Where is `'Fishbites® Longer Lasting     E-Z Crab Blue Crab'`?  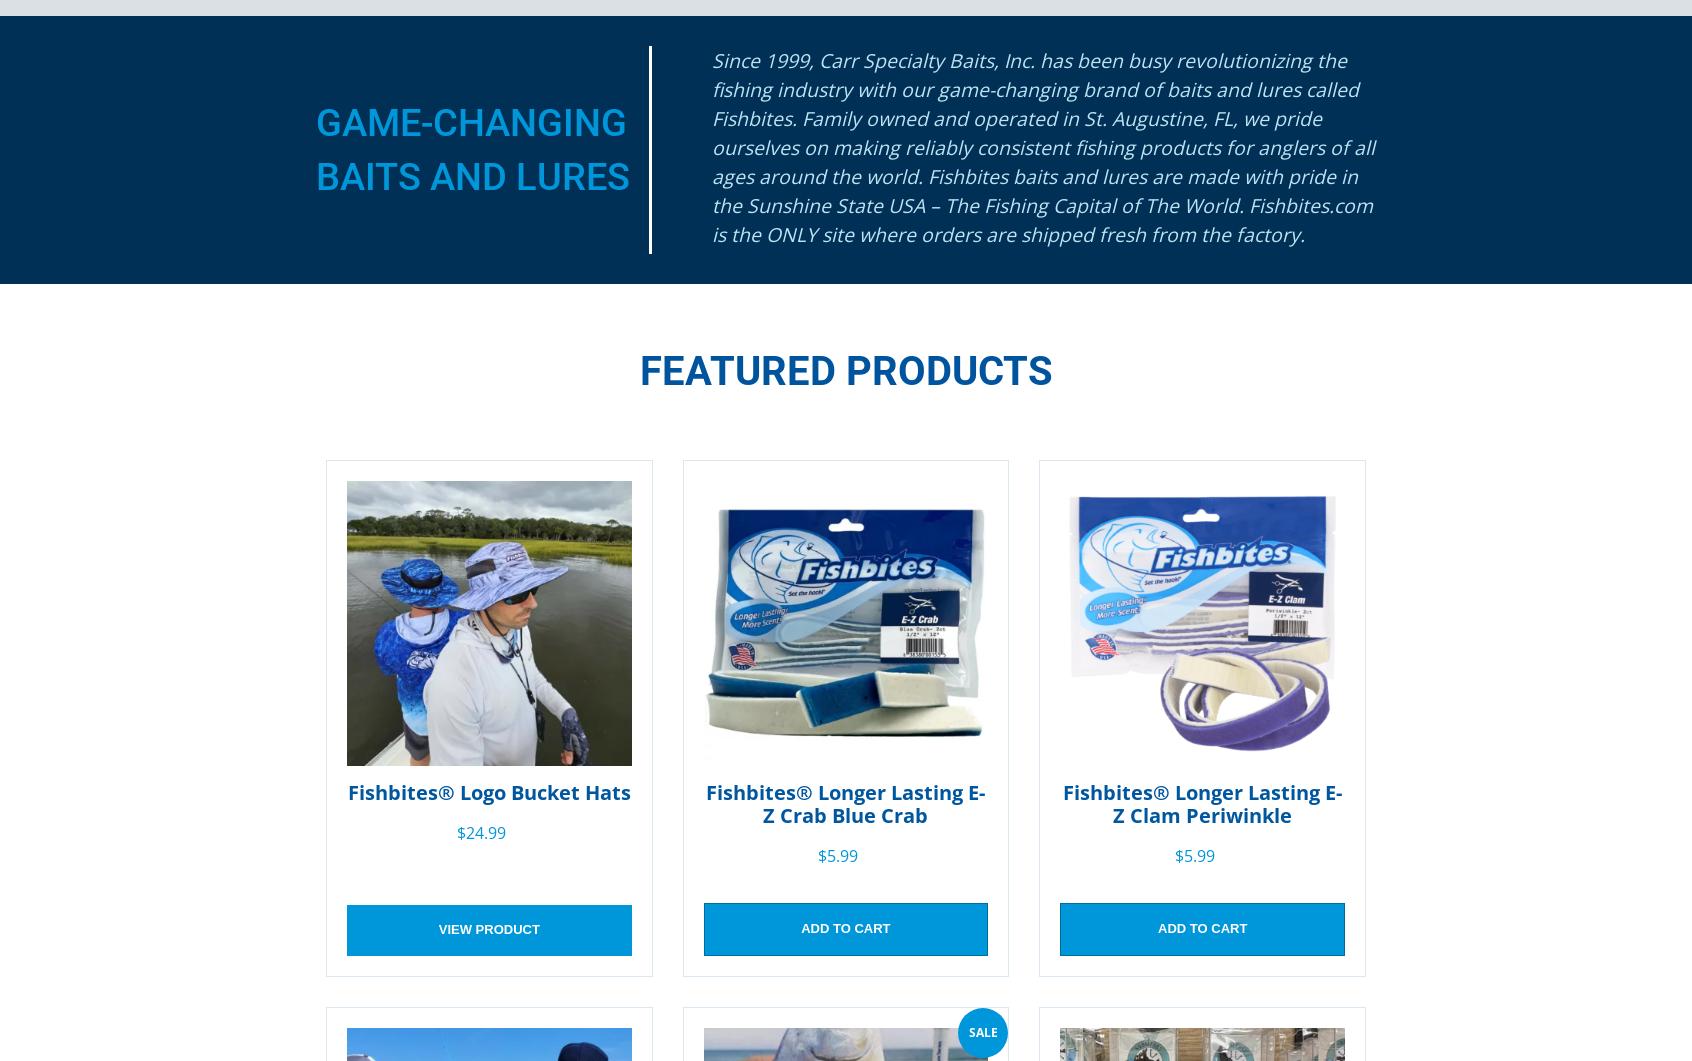 'Fishbites® Longer Lasting     E-Z Crab Blue Crab' is located at coordinates (845, 802).